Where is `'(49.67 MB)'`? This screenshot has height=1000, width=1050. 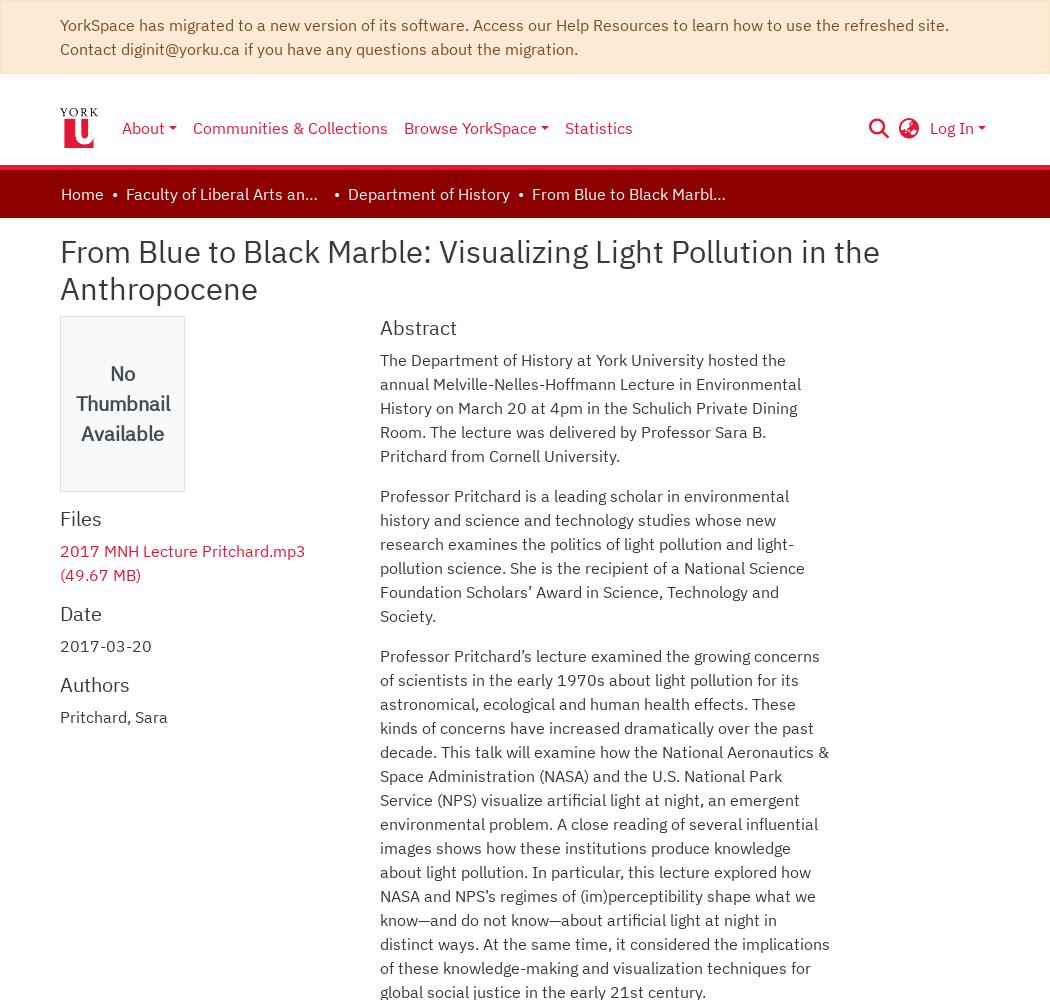 '(49.67 MB)' is located at coordinates (58, 574).